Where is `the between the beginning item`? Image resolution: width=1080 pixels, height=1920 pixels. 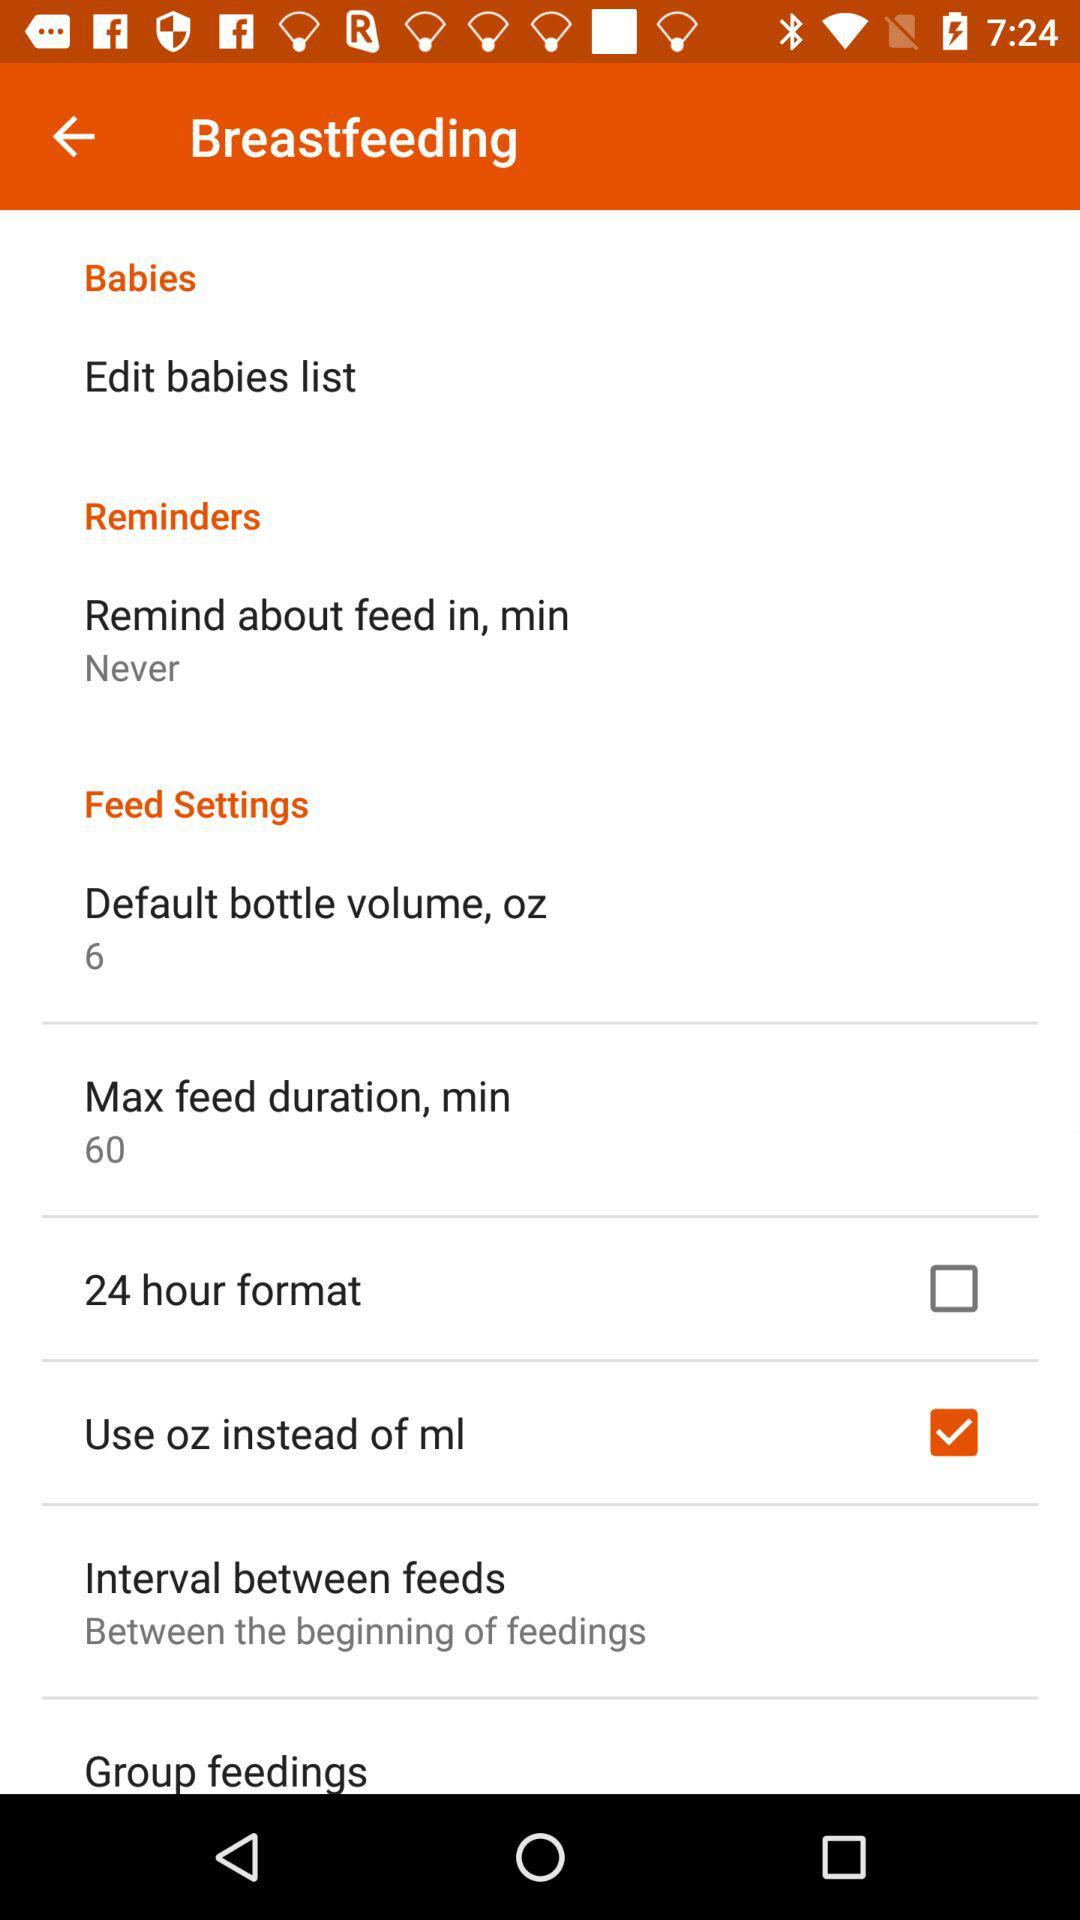 the between the beginning item is located at coordinates (365, 1629).